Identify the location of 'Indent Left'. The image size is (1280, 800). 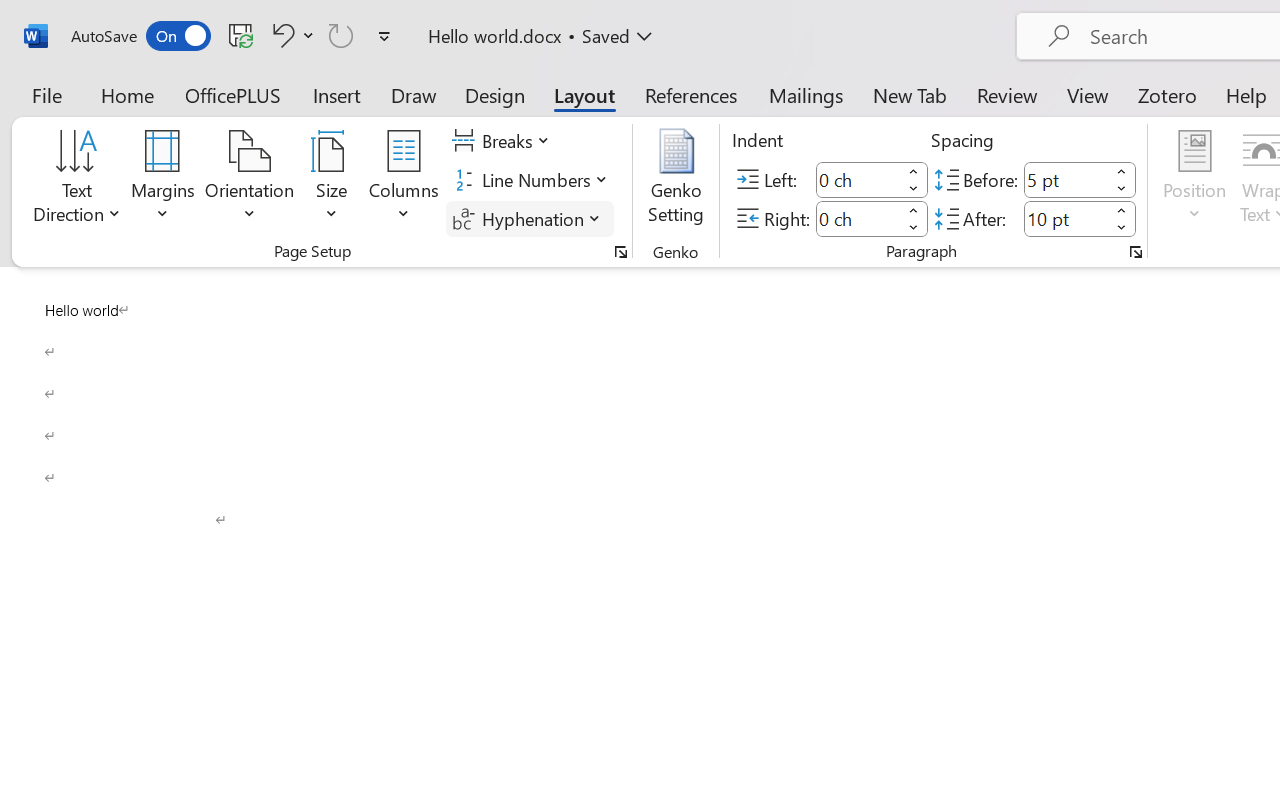
(858, 178).